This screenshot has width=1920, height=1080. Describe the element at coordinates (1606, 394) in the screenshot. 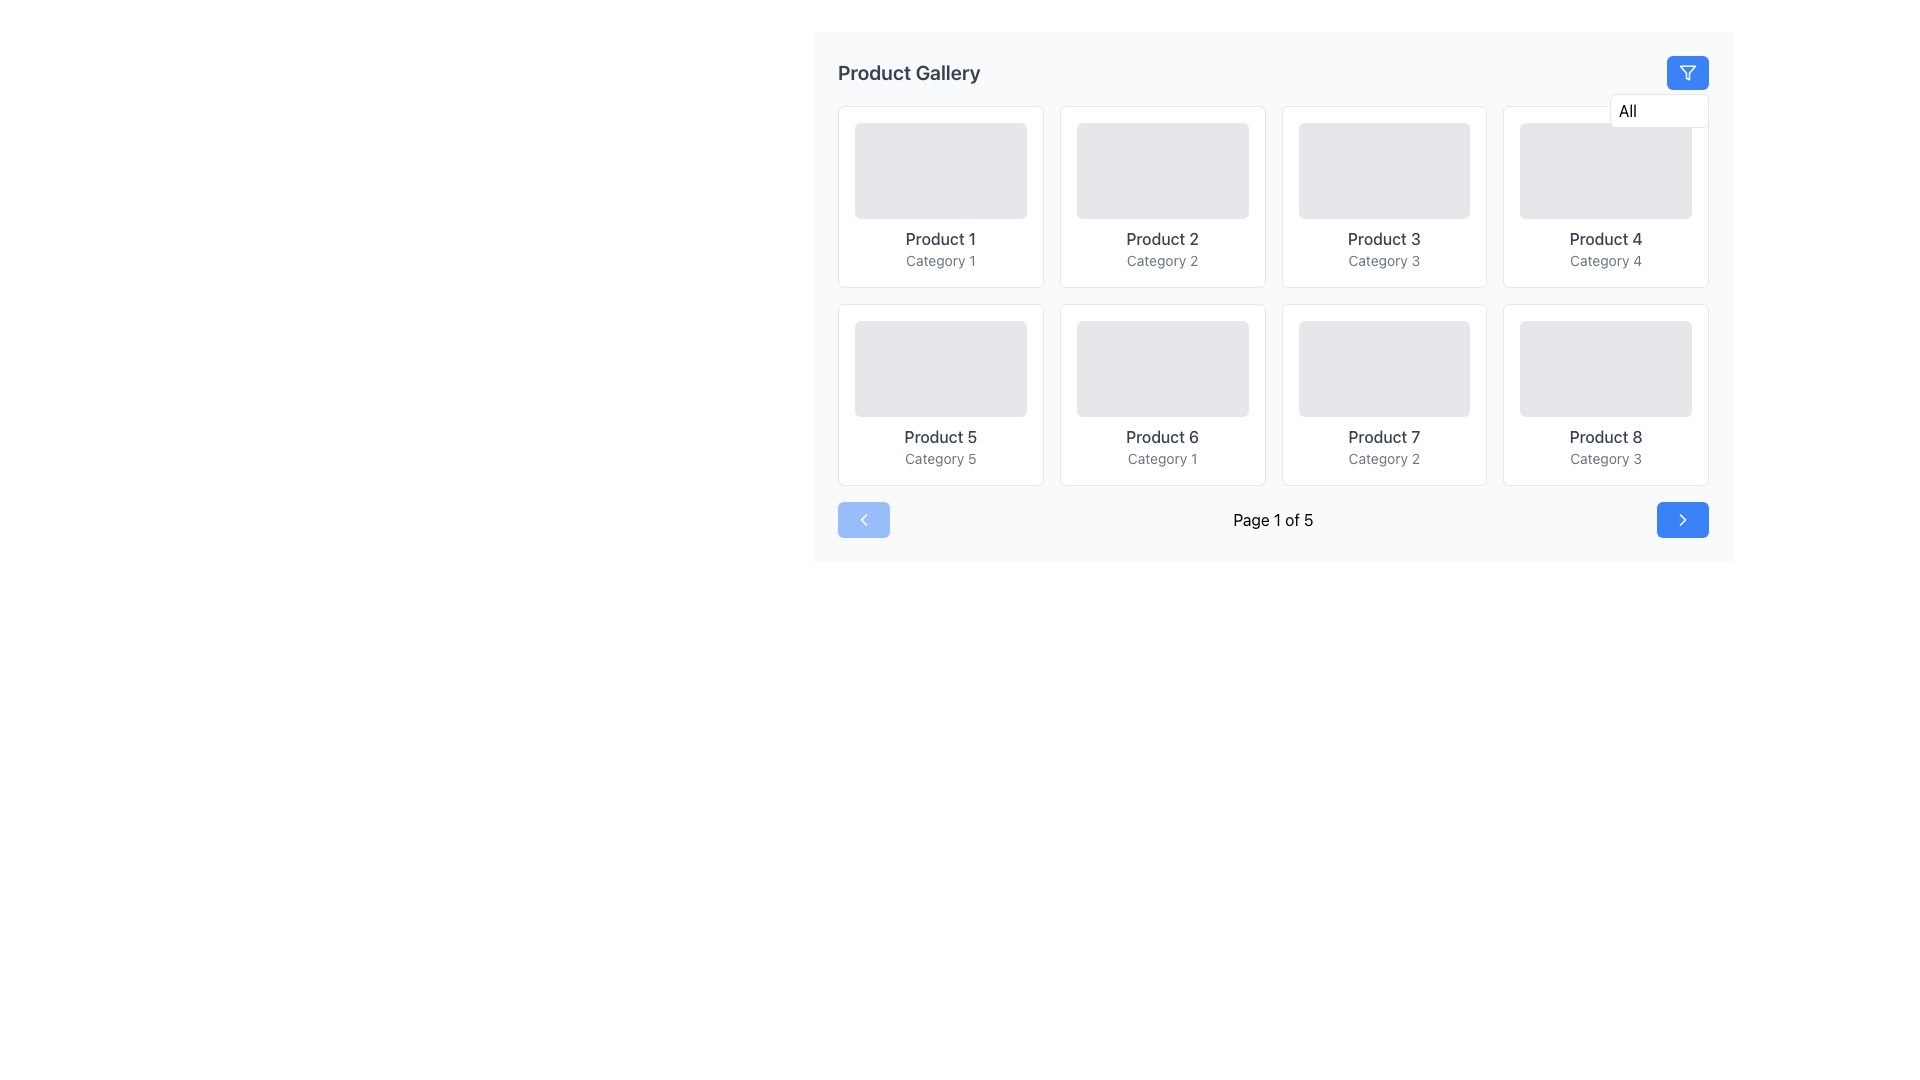

I see `the rectangular card with a white background and rounded border, which contains 'Product 8' and 'Category 3', located in the second row, fourth column of the grid` at that location.